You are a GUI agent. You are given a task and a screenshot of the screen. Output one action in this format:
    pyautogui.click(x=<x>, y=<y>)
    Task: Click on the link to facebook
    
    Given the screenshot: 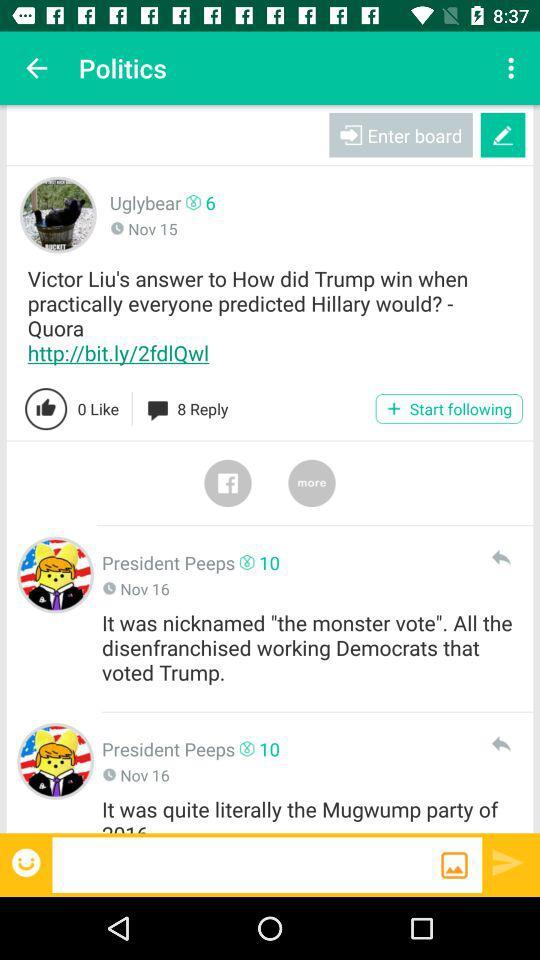 What is the action you would take?
    pyautogui.click(x=226, y=482)
    